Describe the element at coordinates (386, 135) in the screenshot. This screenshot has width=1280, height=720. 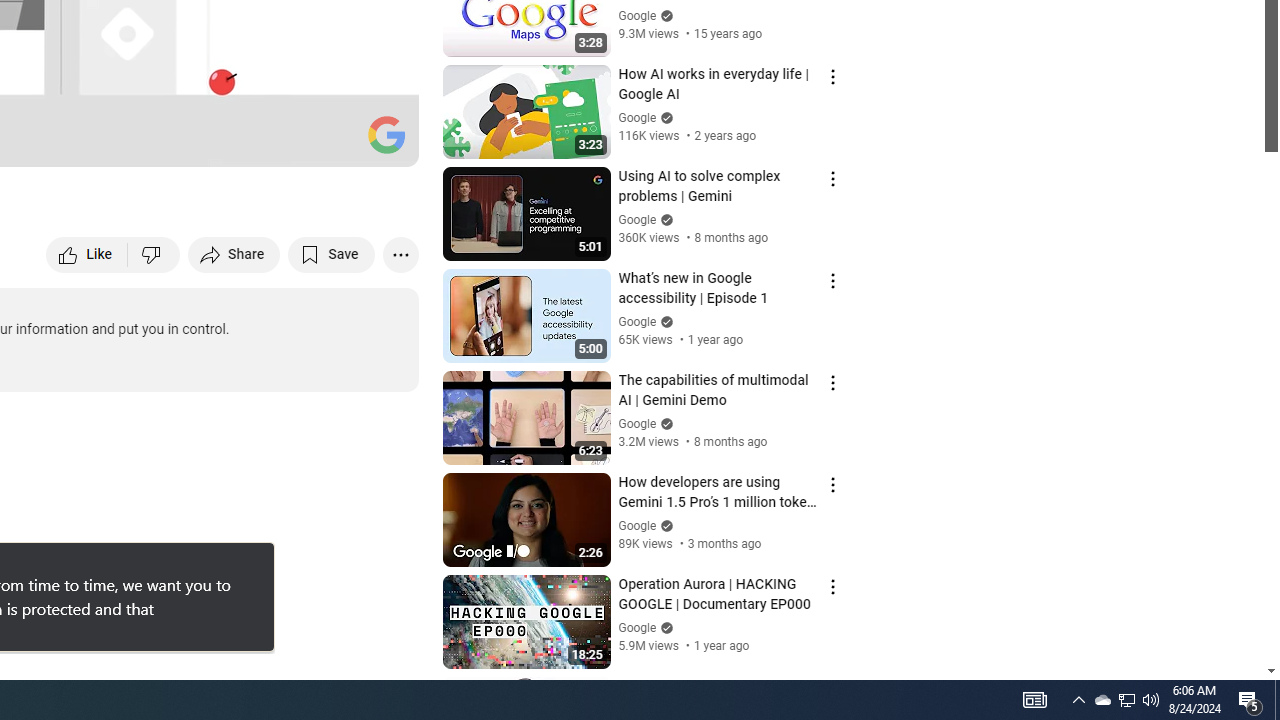
I see `'Channel watermark'` at that location.